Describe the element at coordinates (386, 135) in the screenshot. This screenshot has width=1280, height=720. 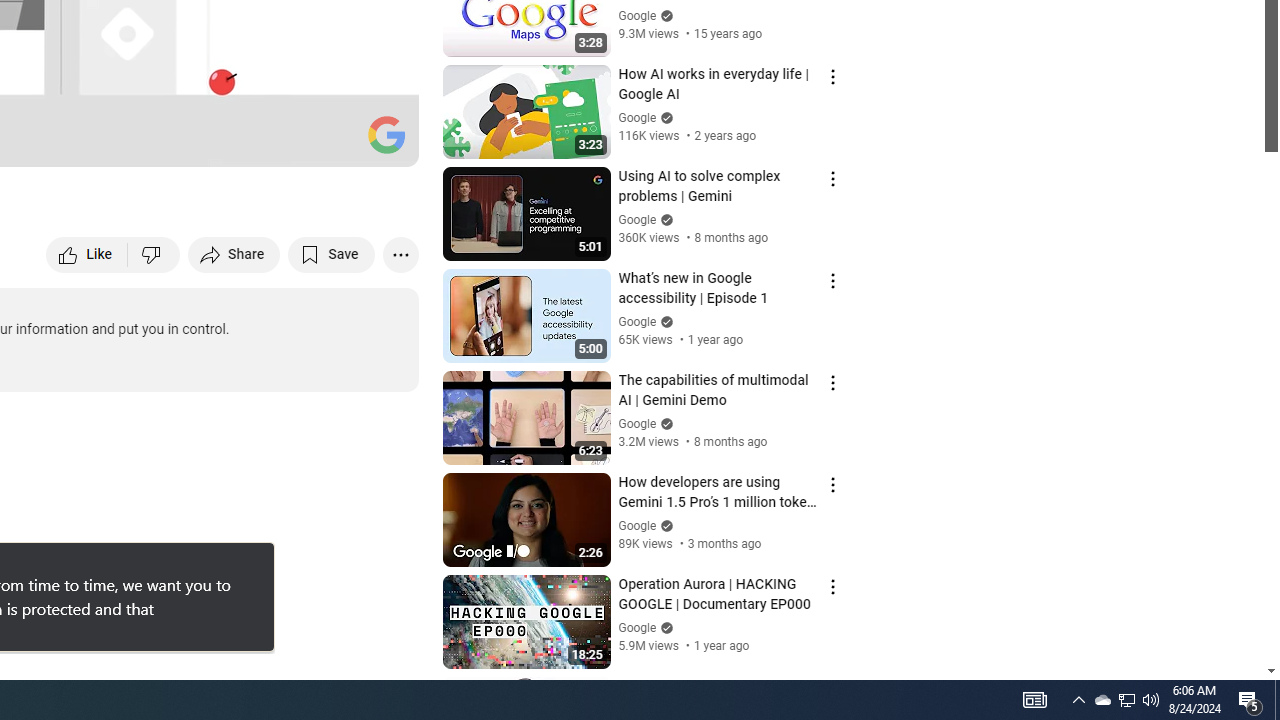
I see `'Channel watermark'` at that location.